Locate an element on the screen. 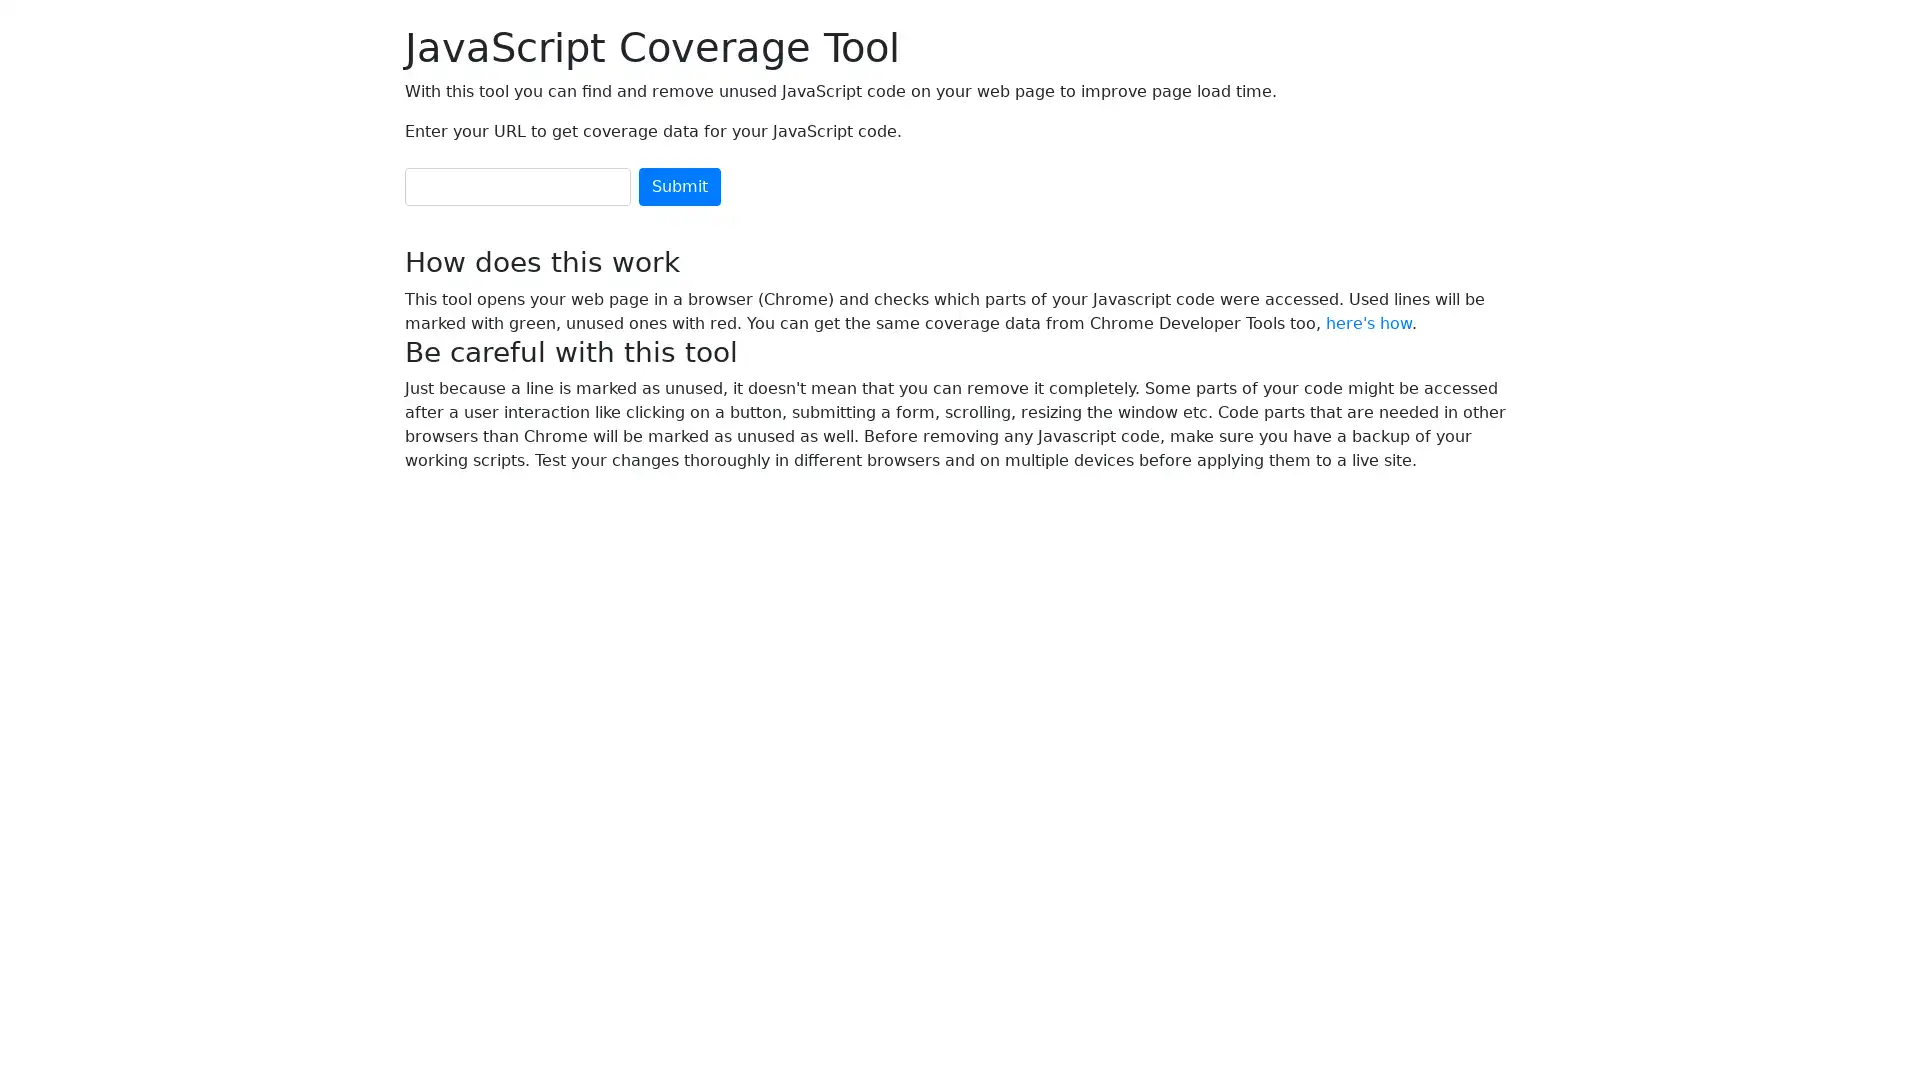  Submit is located at coordinates (680, 186).